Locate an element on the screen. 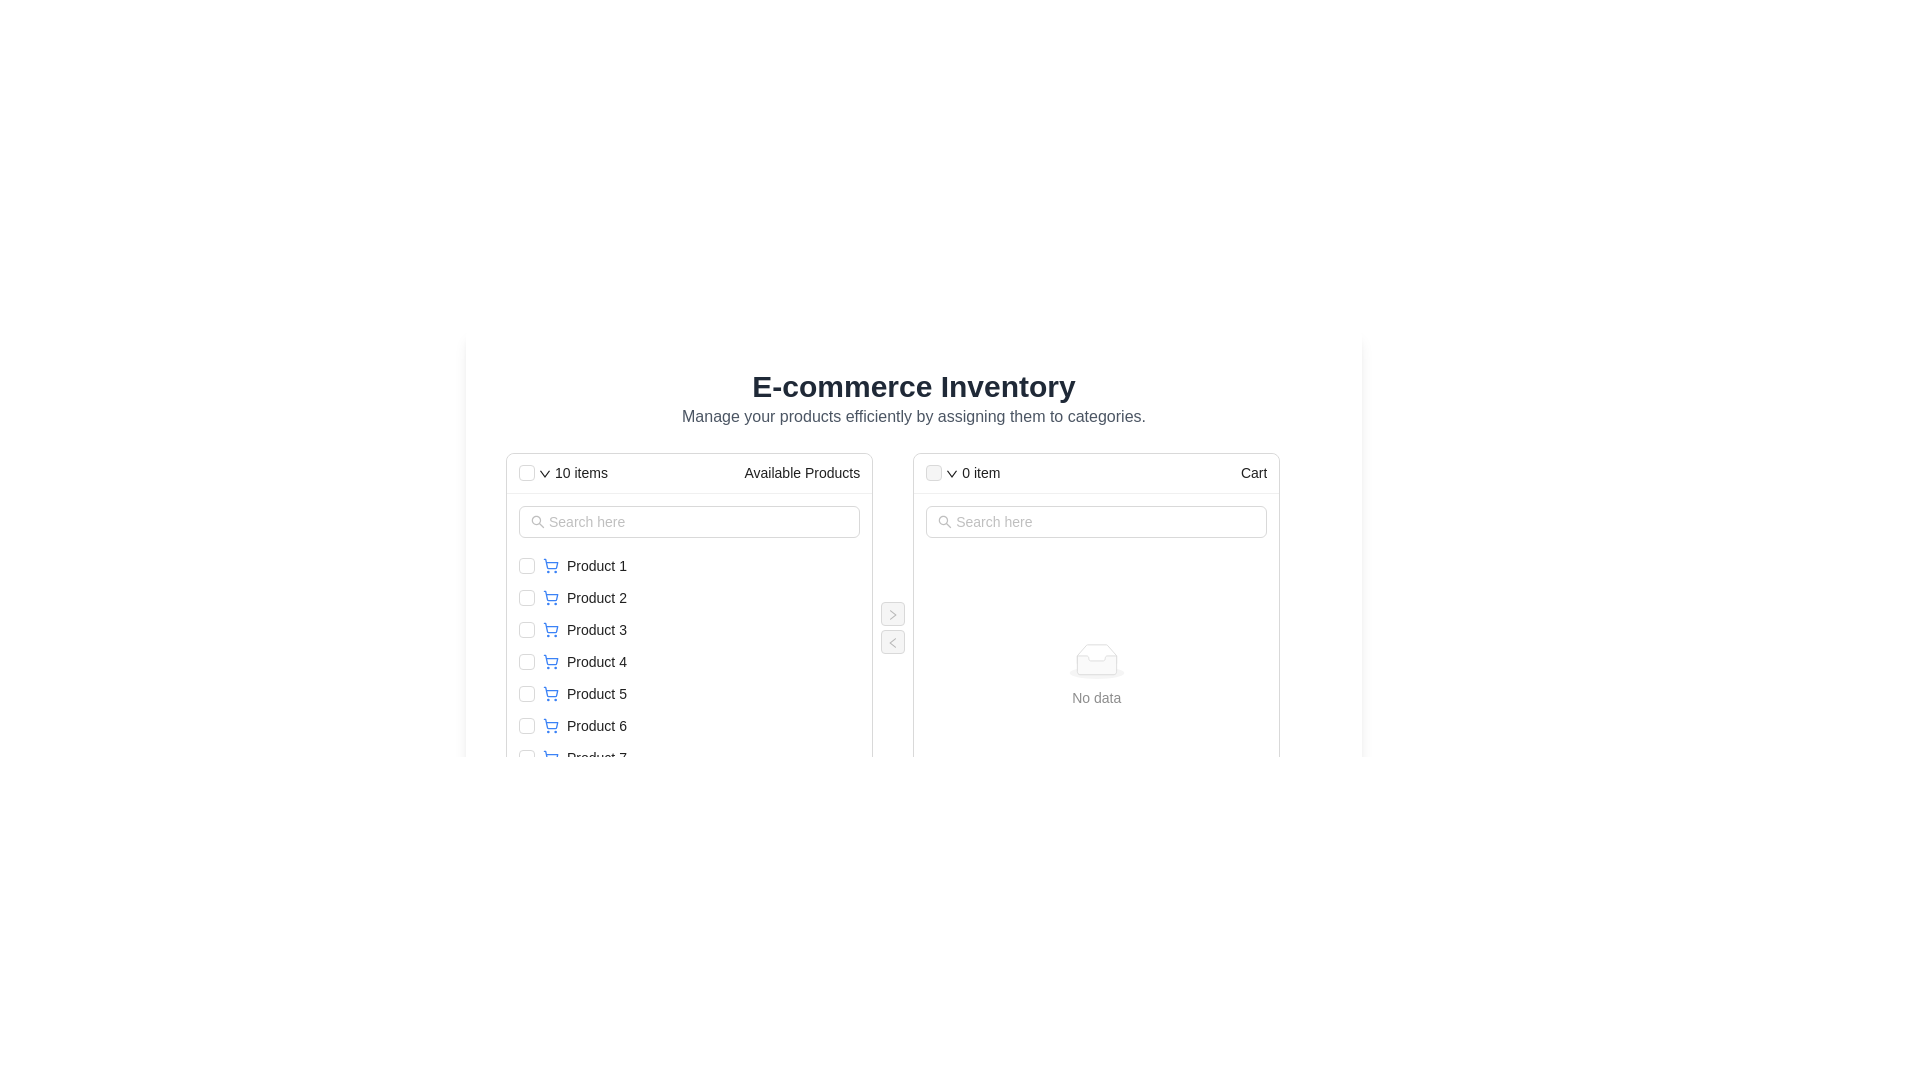 The height and width of the screenshot is (1080, 1920). the icon located in the header section of the 'Cart' column, beside the text '0 item' is located at coordinates (951, 474).